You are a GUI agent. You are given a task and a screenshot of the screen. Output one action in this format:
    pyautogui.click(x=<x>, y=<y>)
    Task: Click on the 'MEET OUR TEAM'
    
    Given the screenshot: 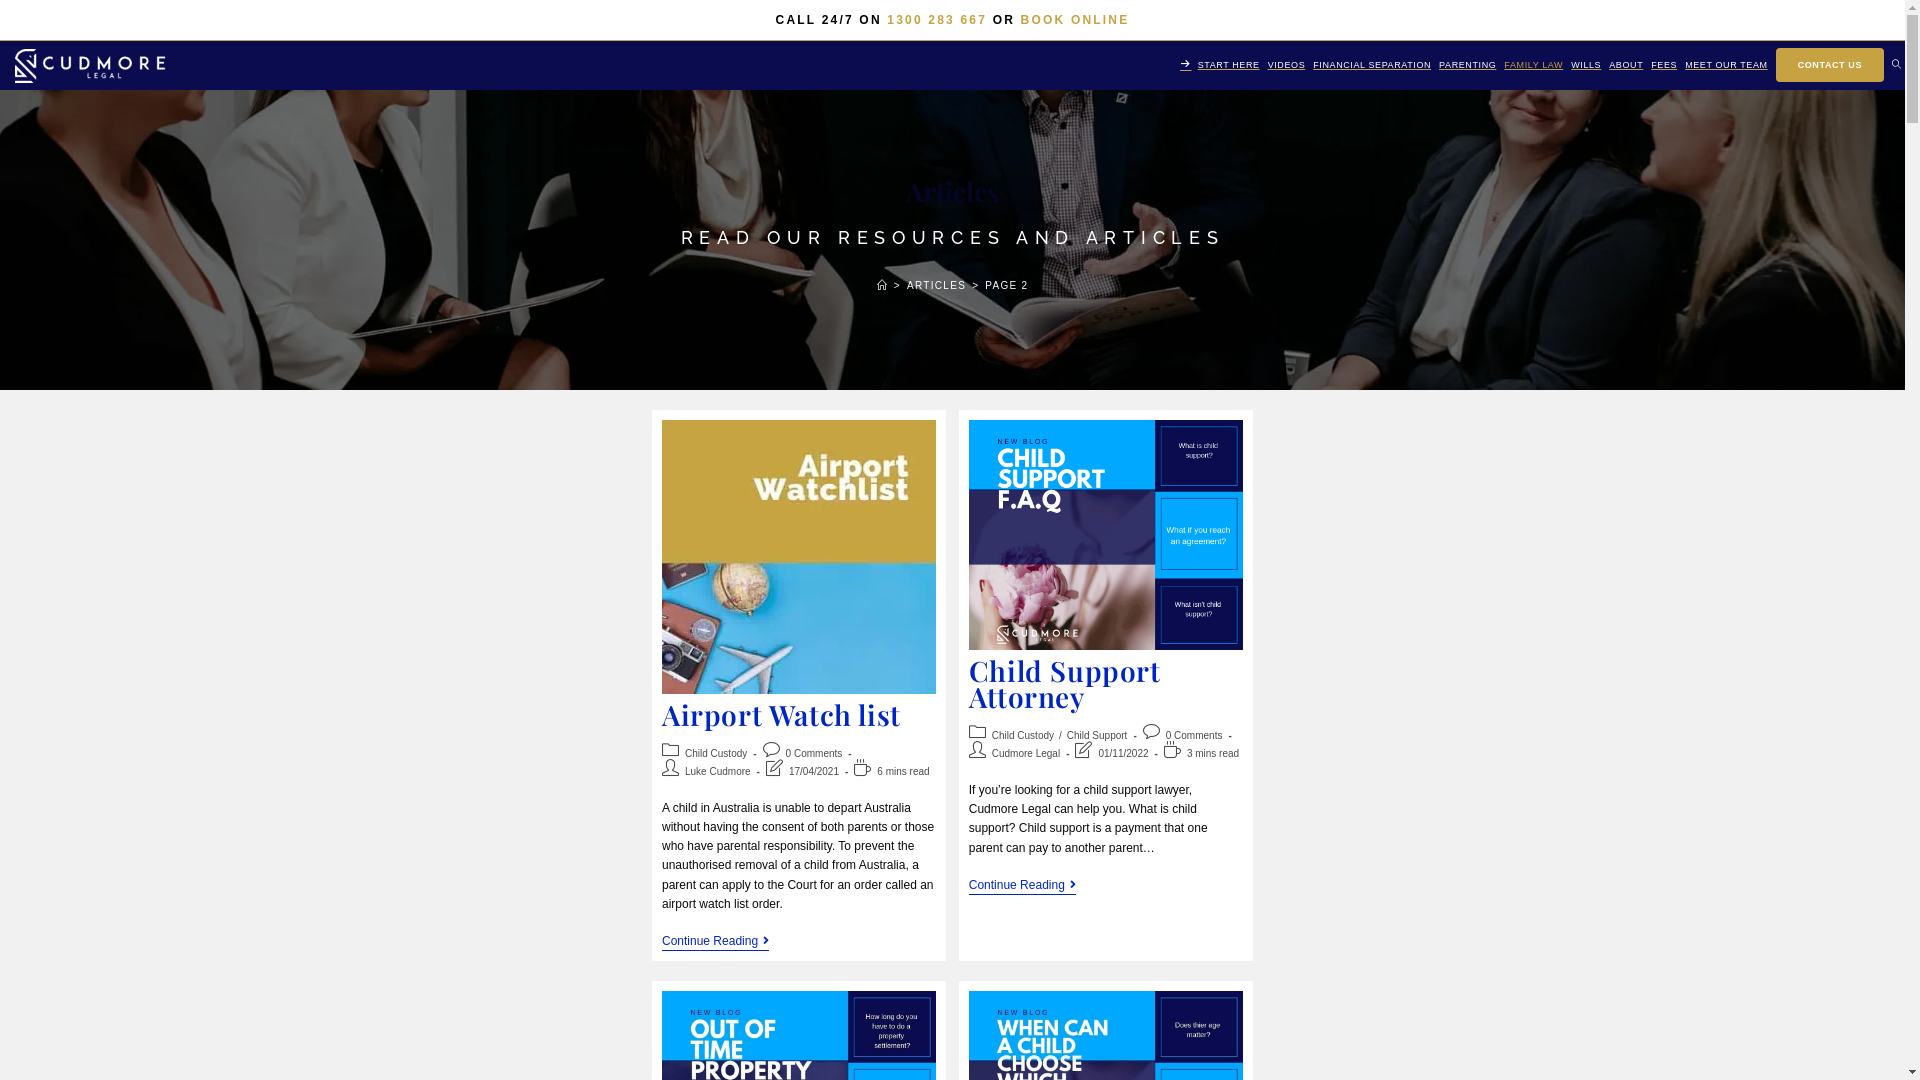 What is the action you would take?
    pyautogui.click(x=1725, y=64)
    